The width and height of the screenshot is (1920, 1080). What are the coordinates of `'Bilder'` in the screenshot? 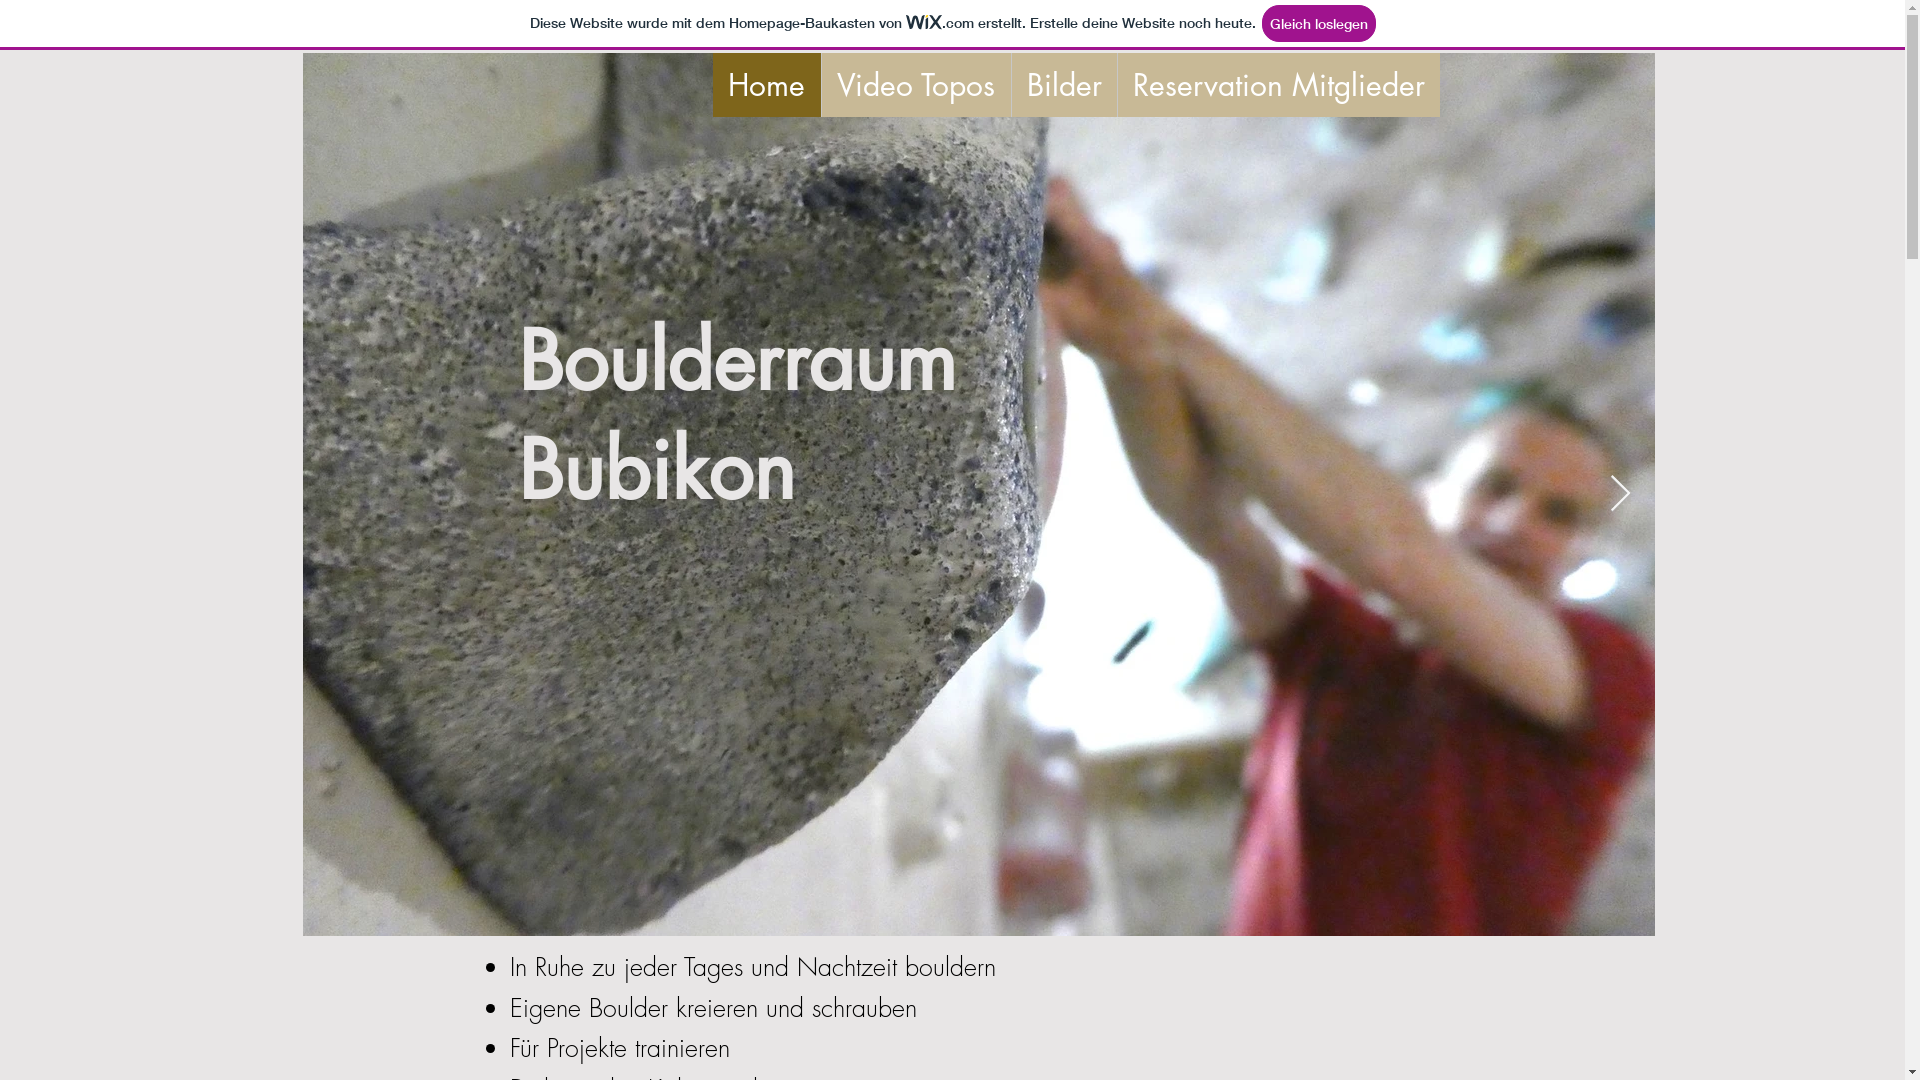 It's located at (1061, 83).